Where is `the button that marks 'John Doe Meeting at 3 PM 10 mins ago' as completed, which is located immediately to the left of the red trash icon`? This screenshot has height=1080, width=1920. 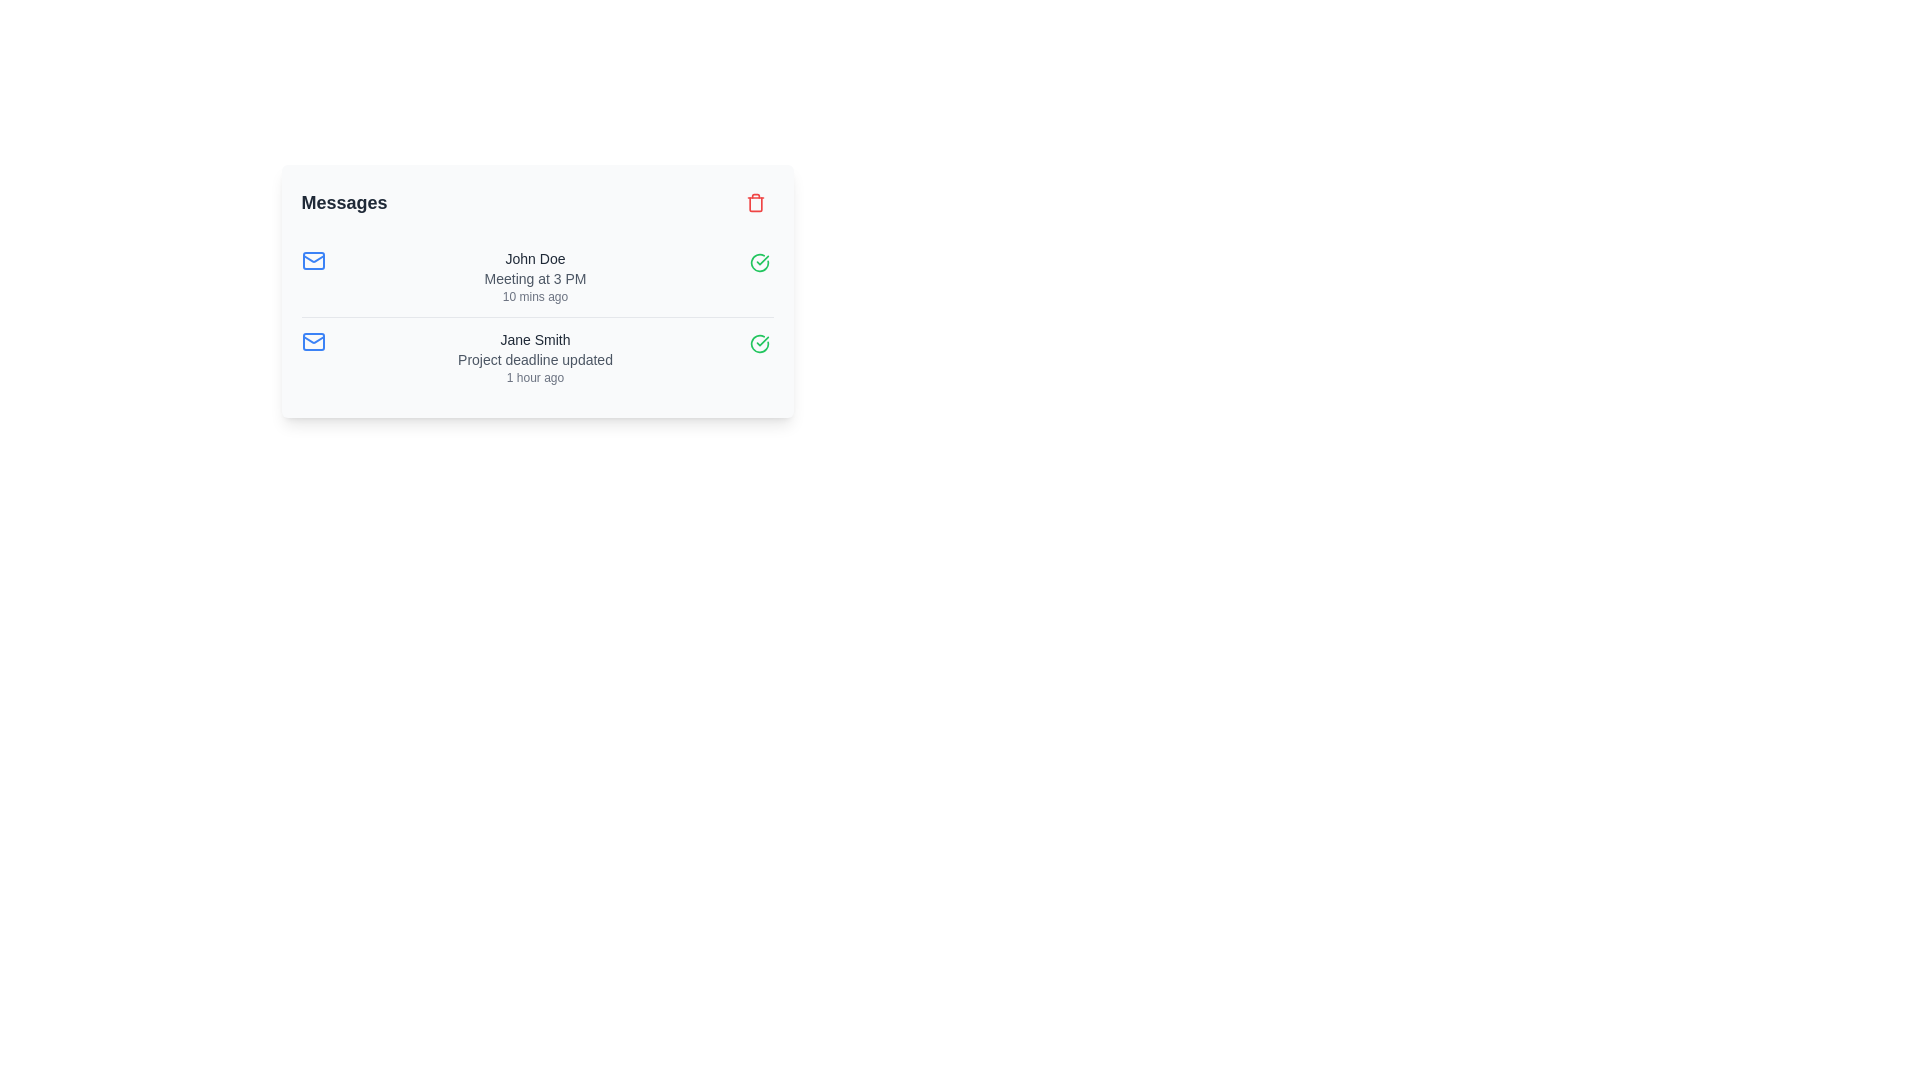
the button that marks 'John Doe Meeting at 3 PM 10 mins ago' as completed, which is located immediately to the left of the red trash icon is located at coordinates (758, 261).